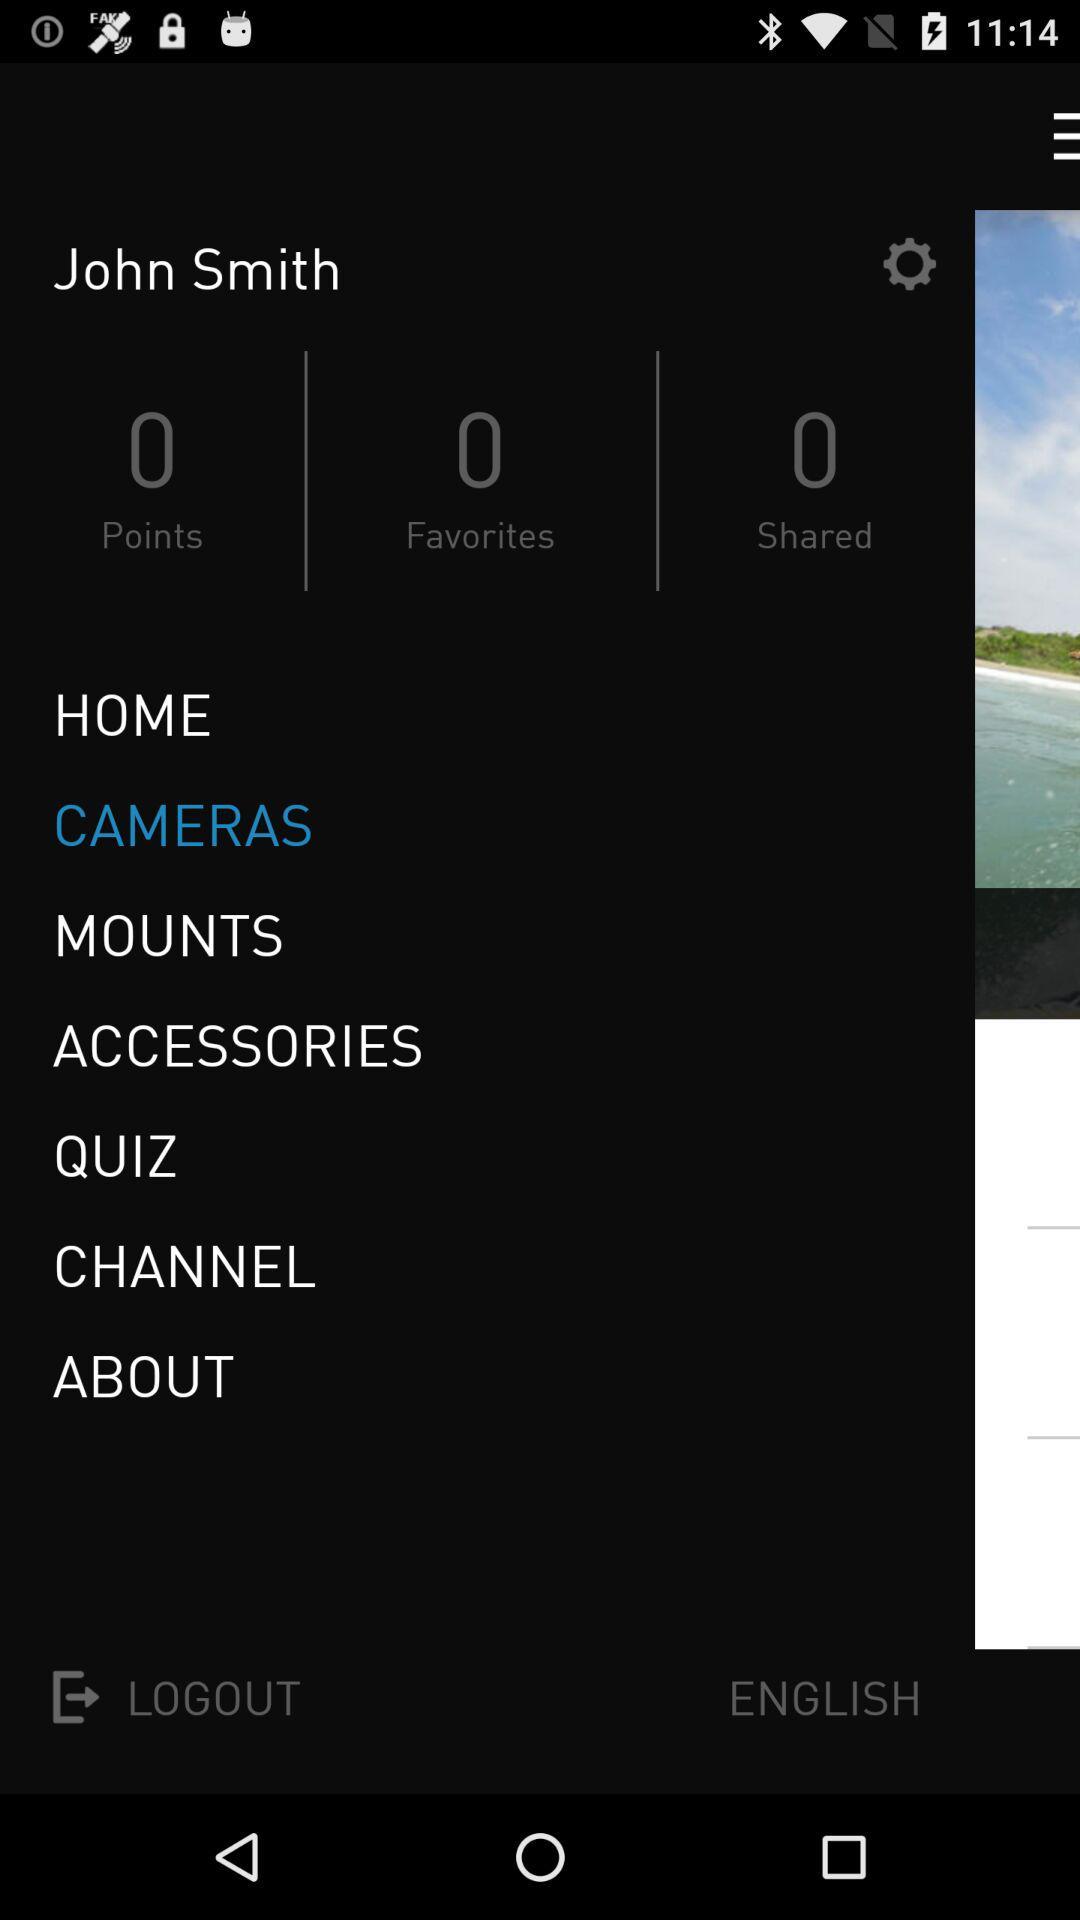 The image size is (1080, 1920). Describe the element at coordinates (909, 281) in the screenshot. I see `the settings icon` at that location.